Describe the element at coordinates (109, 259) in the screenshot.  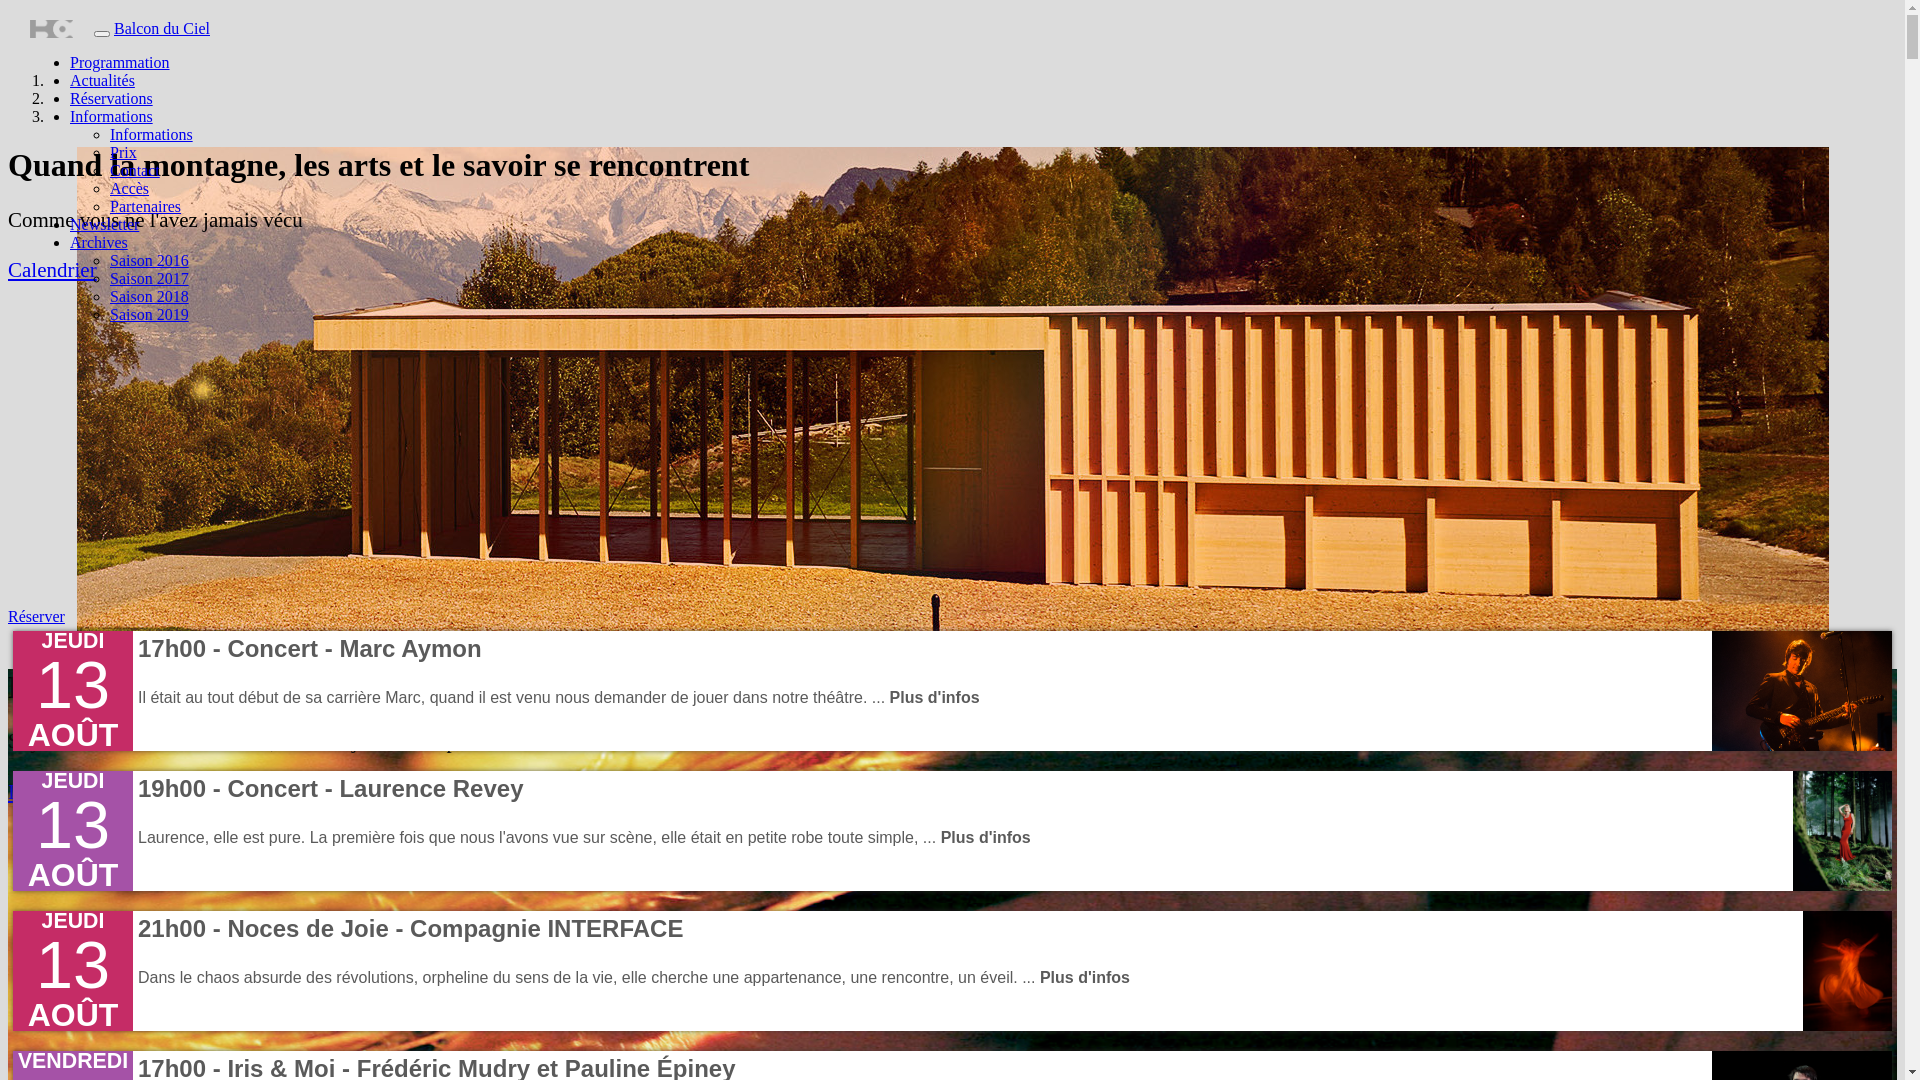
I see `'Saison 2016'` at that location.